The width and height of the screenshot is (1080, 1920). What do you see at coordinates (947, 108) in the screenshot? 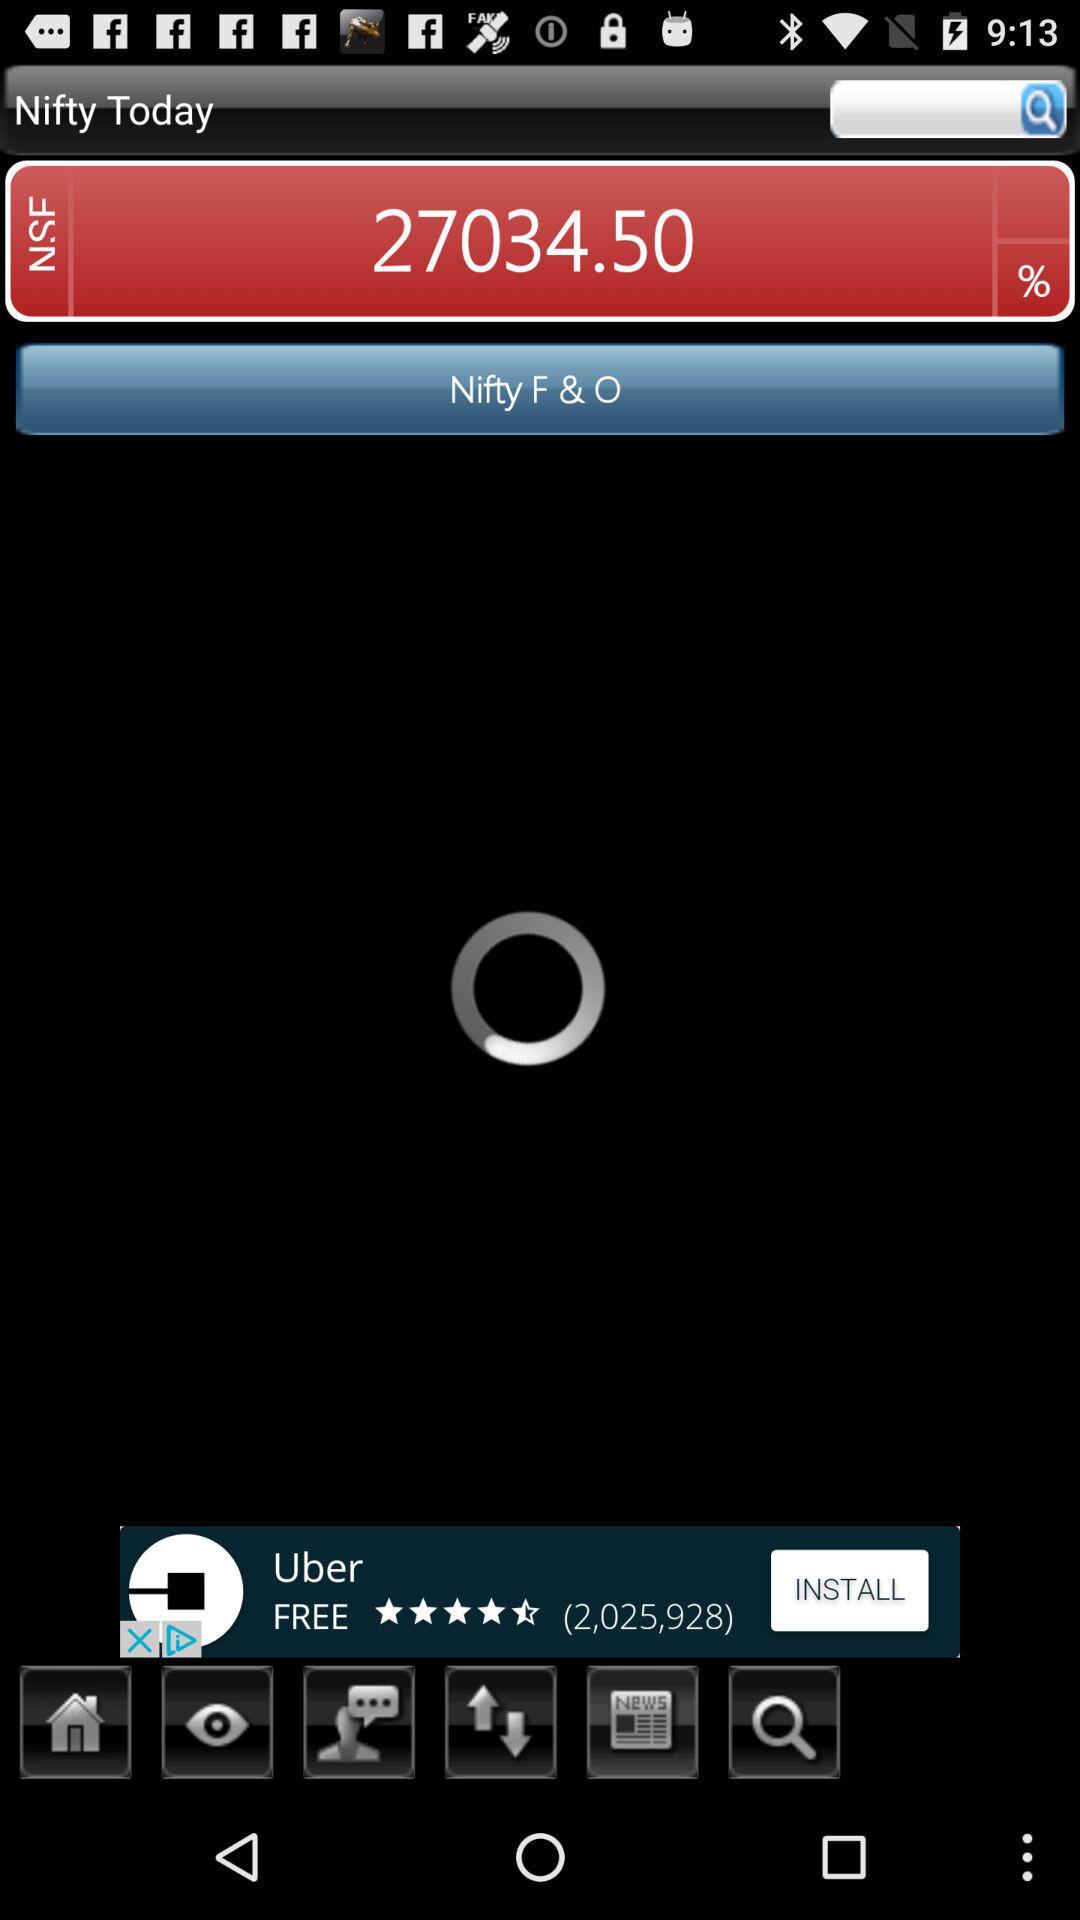
I see `search` at bounding box center [947, 108].